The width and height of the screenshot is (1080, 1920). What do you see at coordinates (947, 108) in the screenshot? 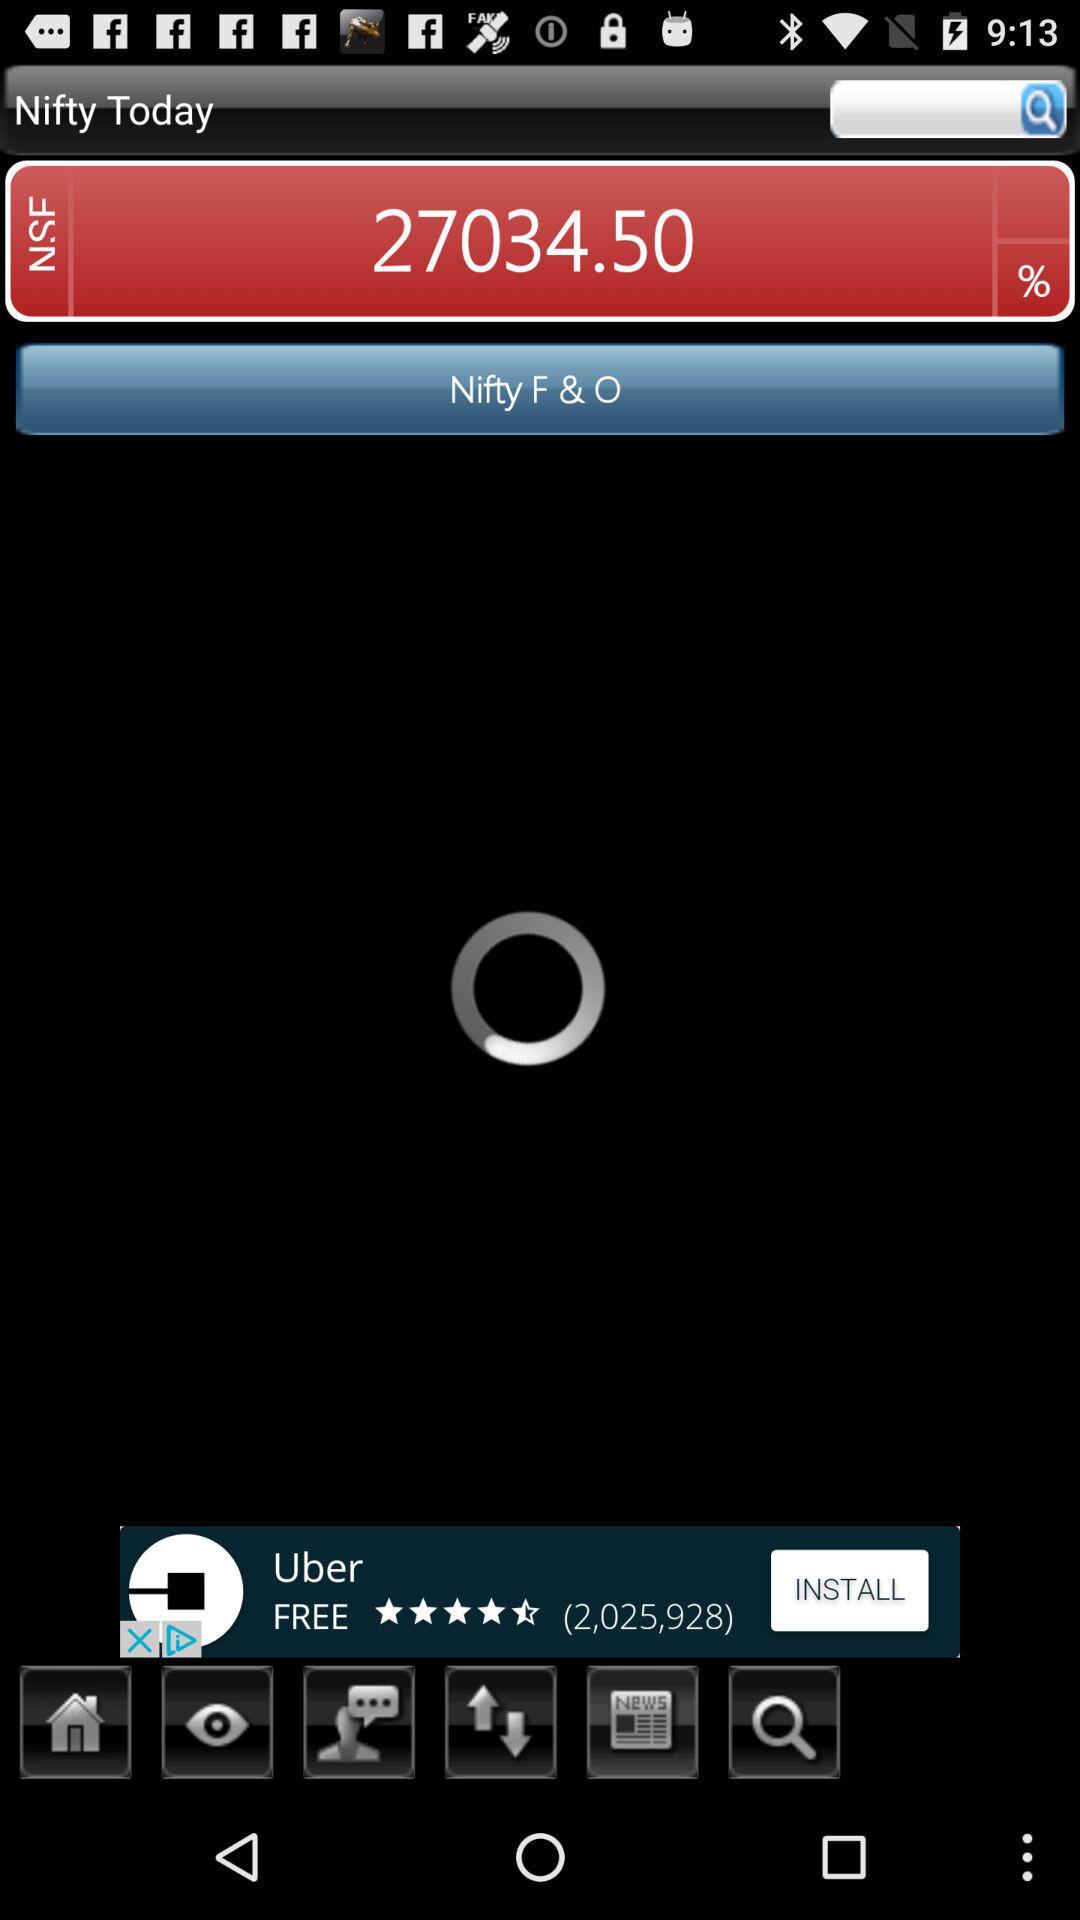
I see `search` at bounding box center [947, 108].